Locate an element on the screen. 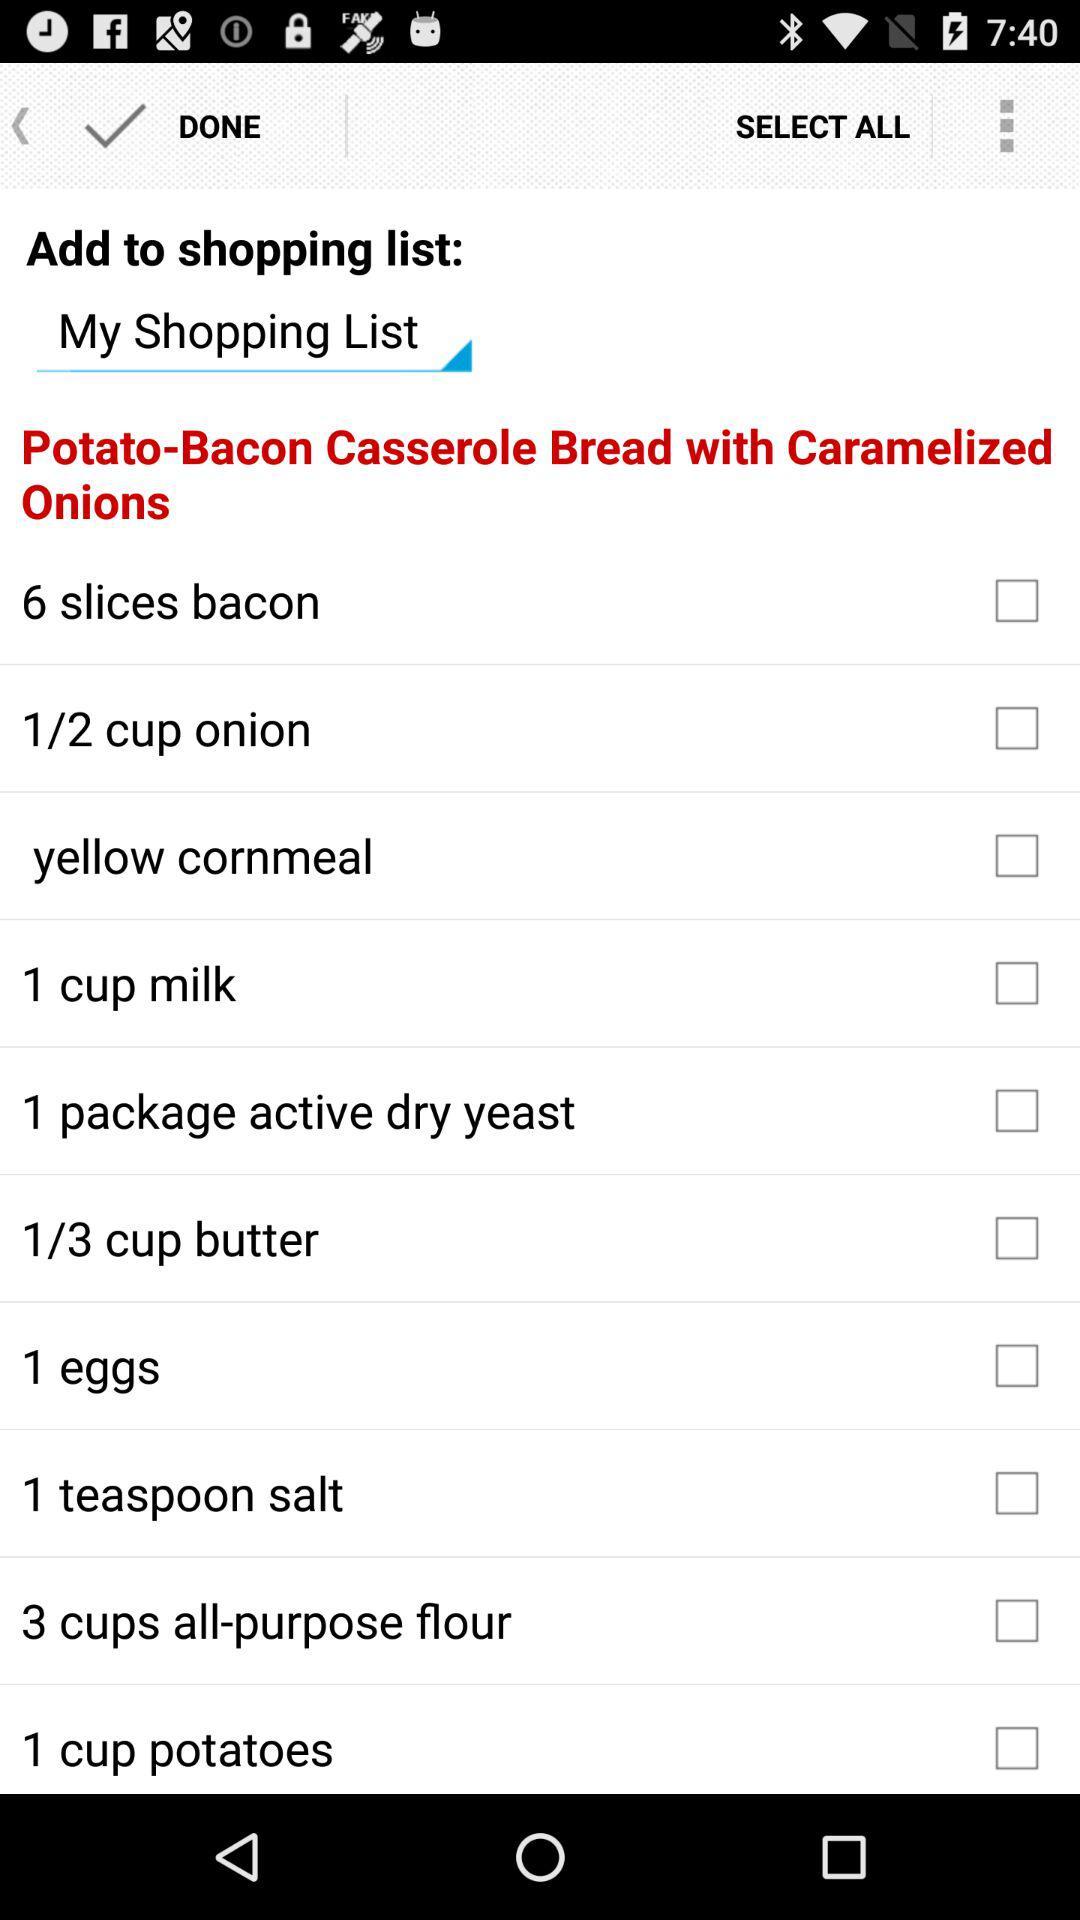  icon above 1 cup milk is located at coordinates (540, 855).